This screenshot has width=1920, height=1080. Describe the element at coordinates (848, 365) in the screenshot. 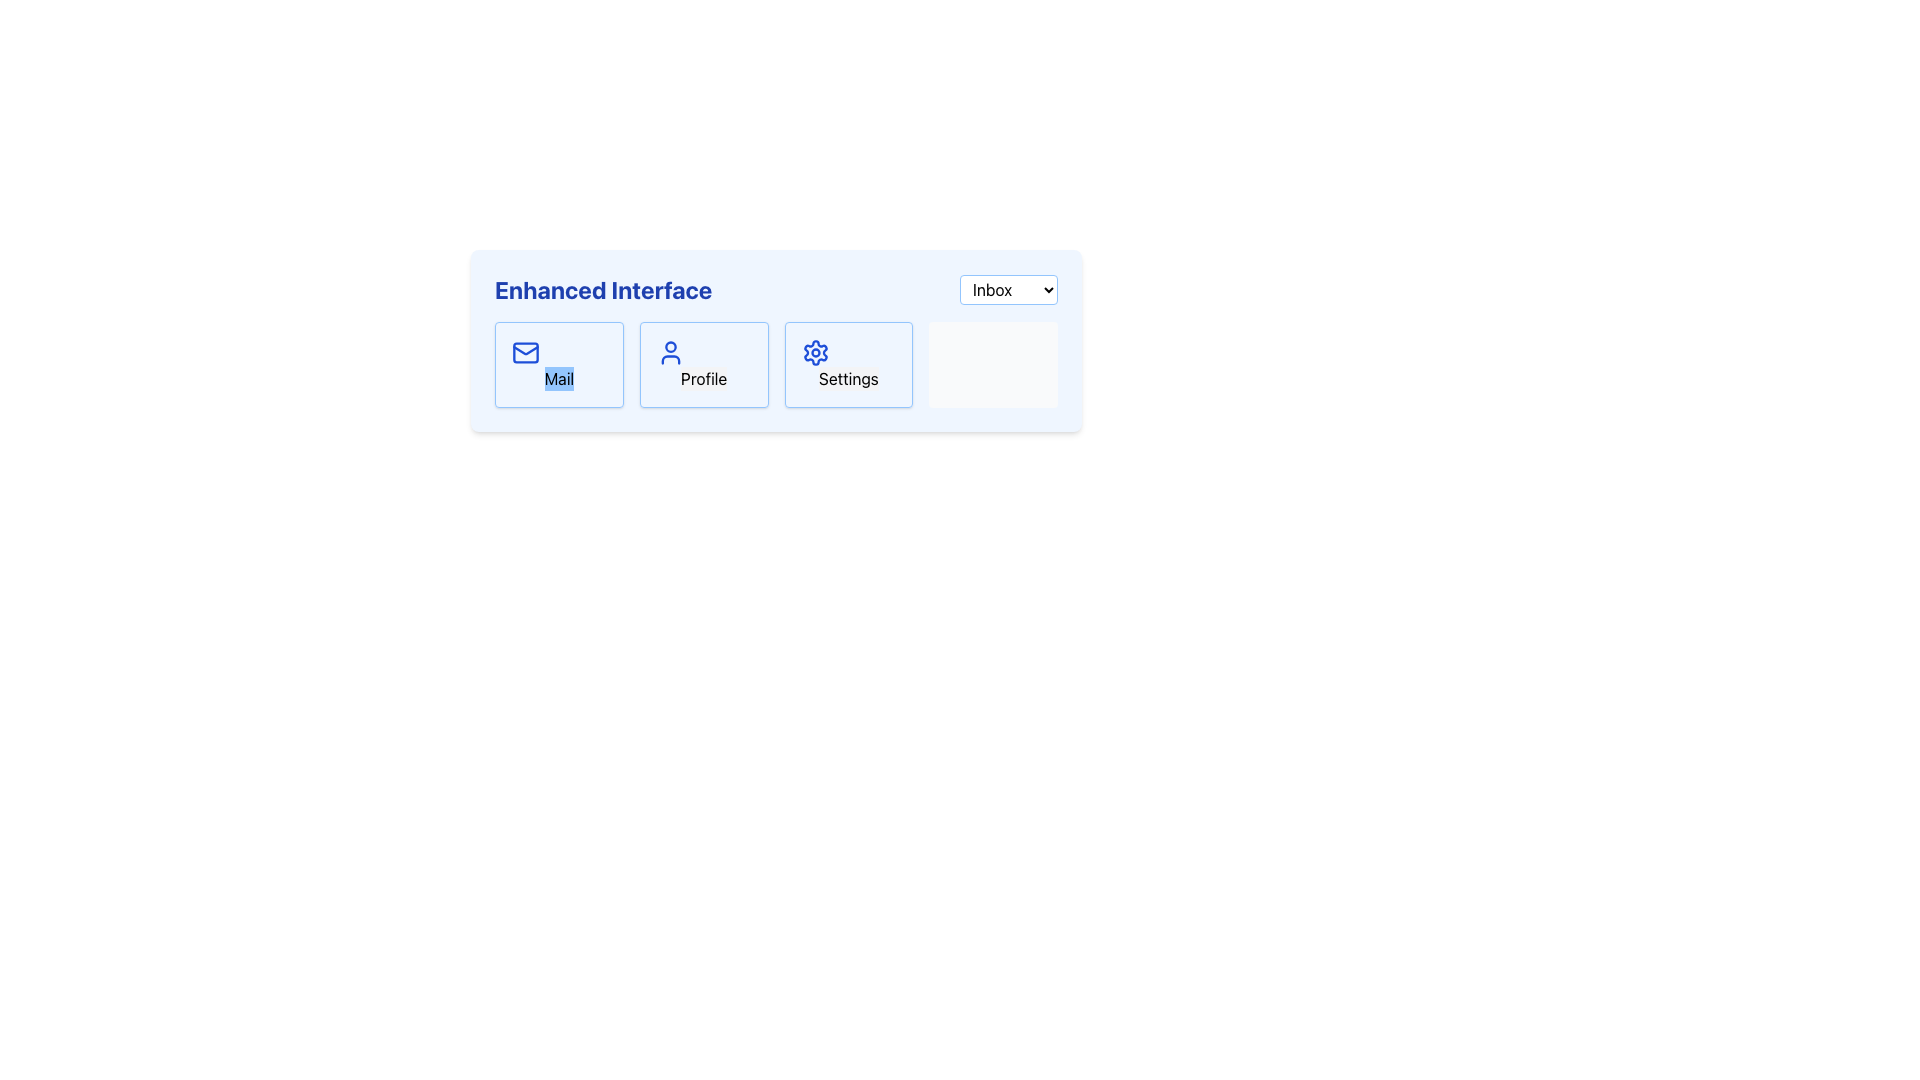

I see `the 'Settings' button element` at that location.